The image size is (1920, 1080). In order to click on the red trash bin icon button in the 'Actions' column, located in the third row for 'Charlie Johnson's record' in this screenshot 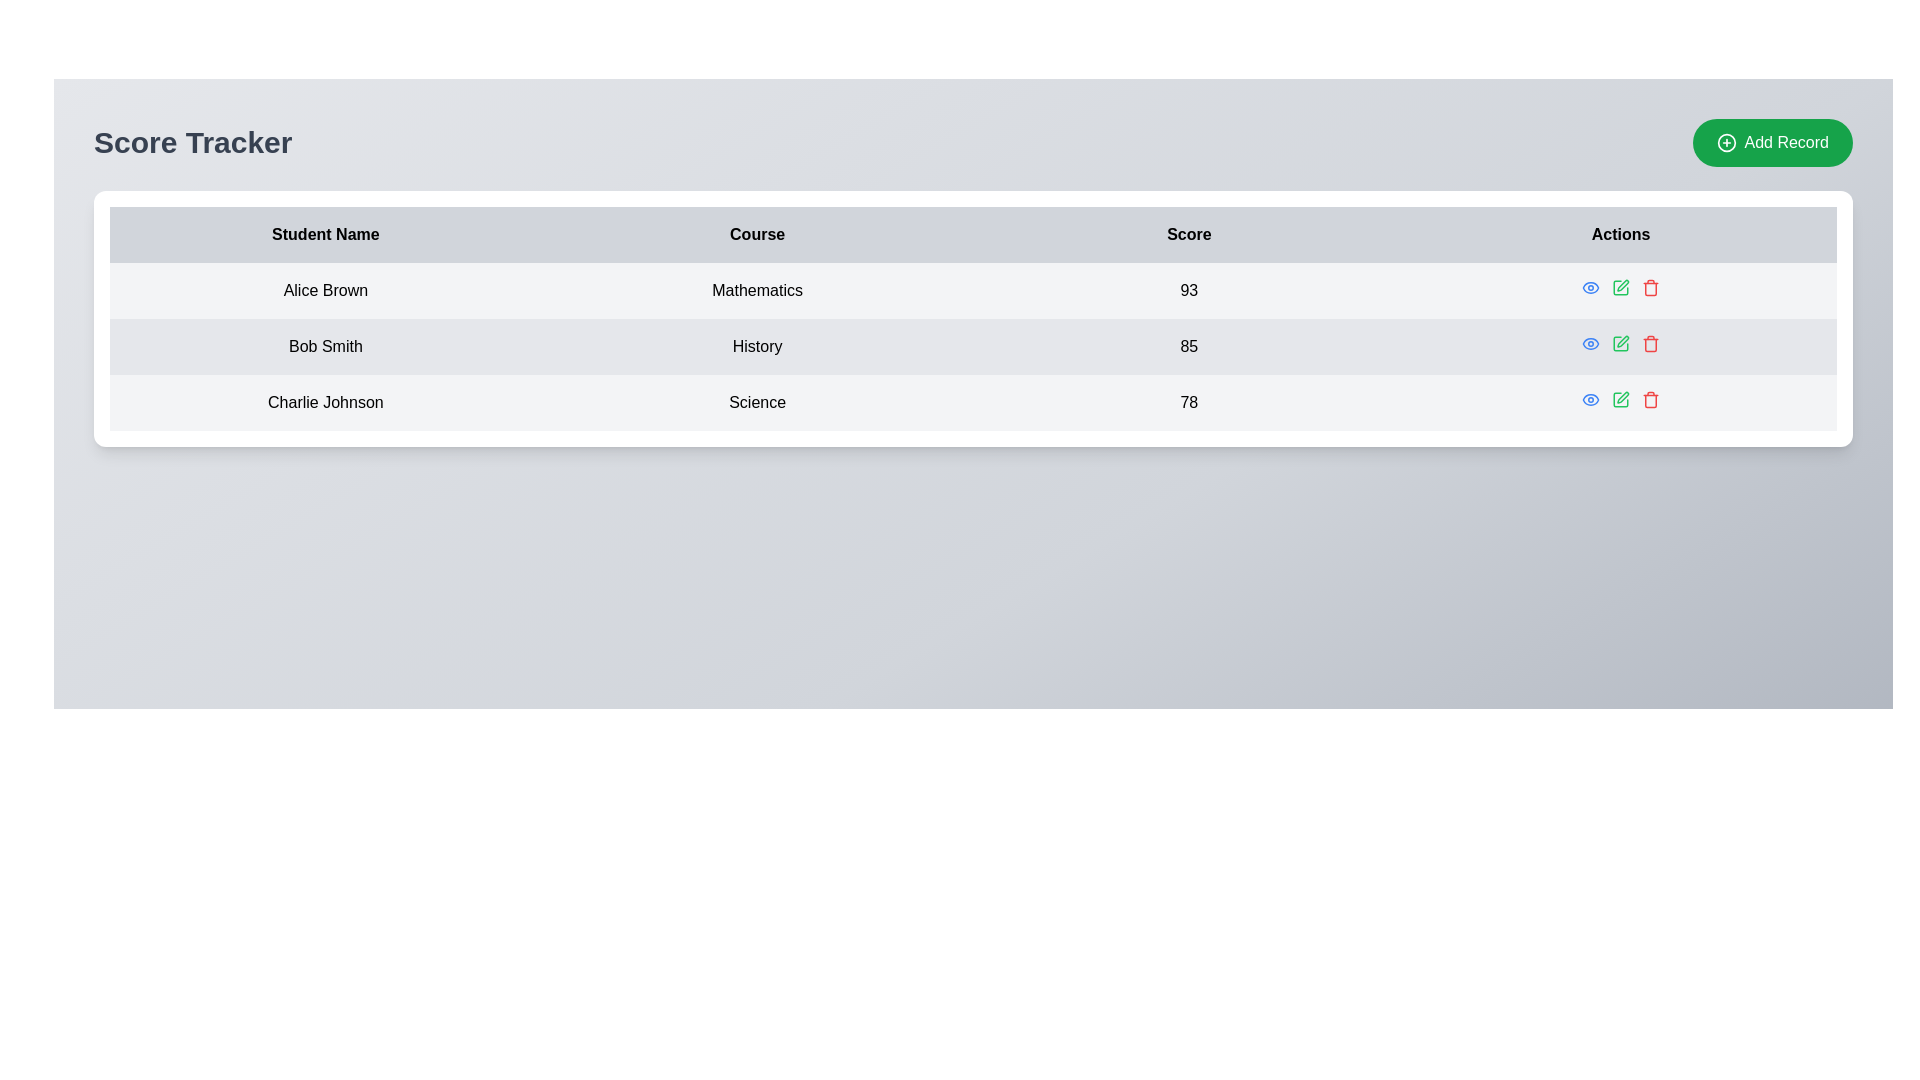, I will do `click(1651, 342)`.